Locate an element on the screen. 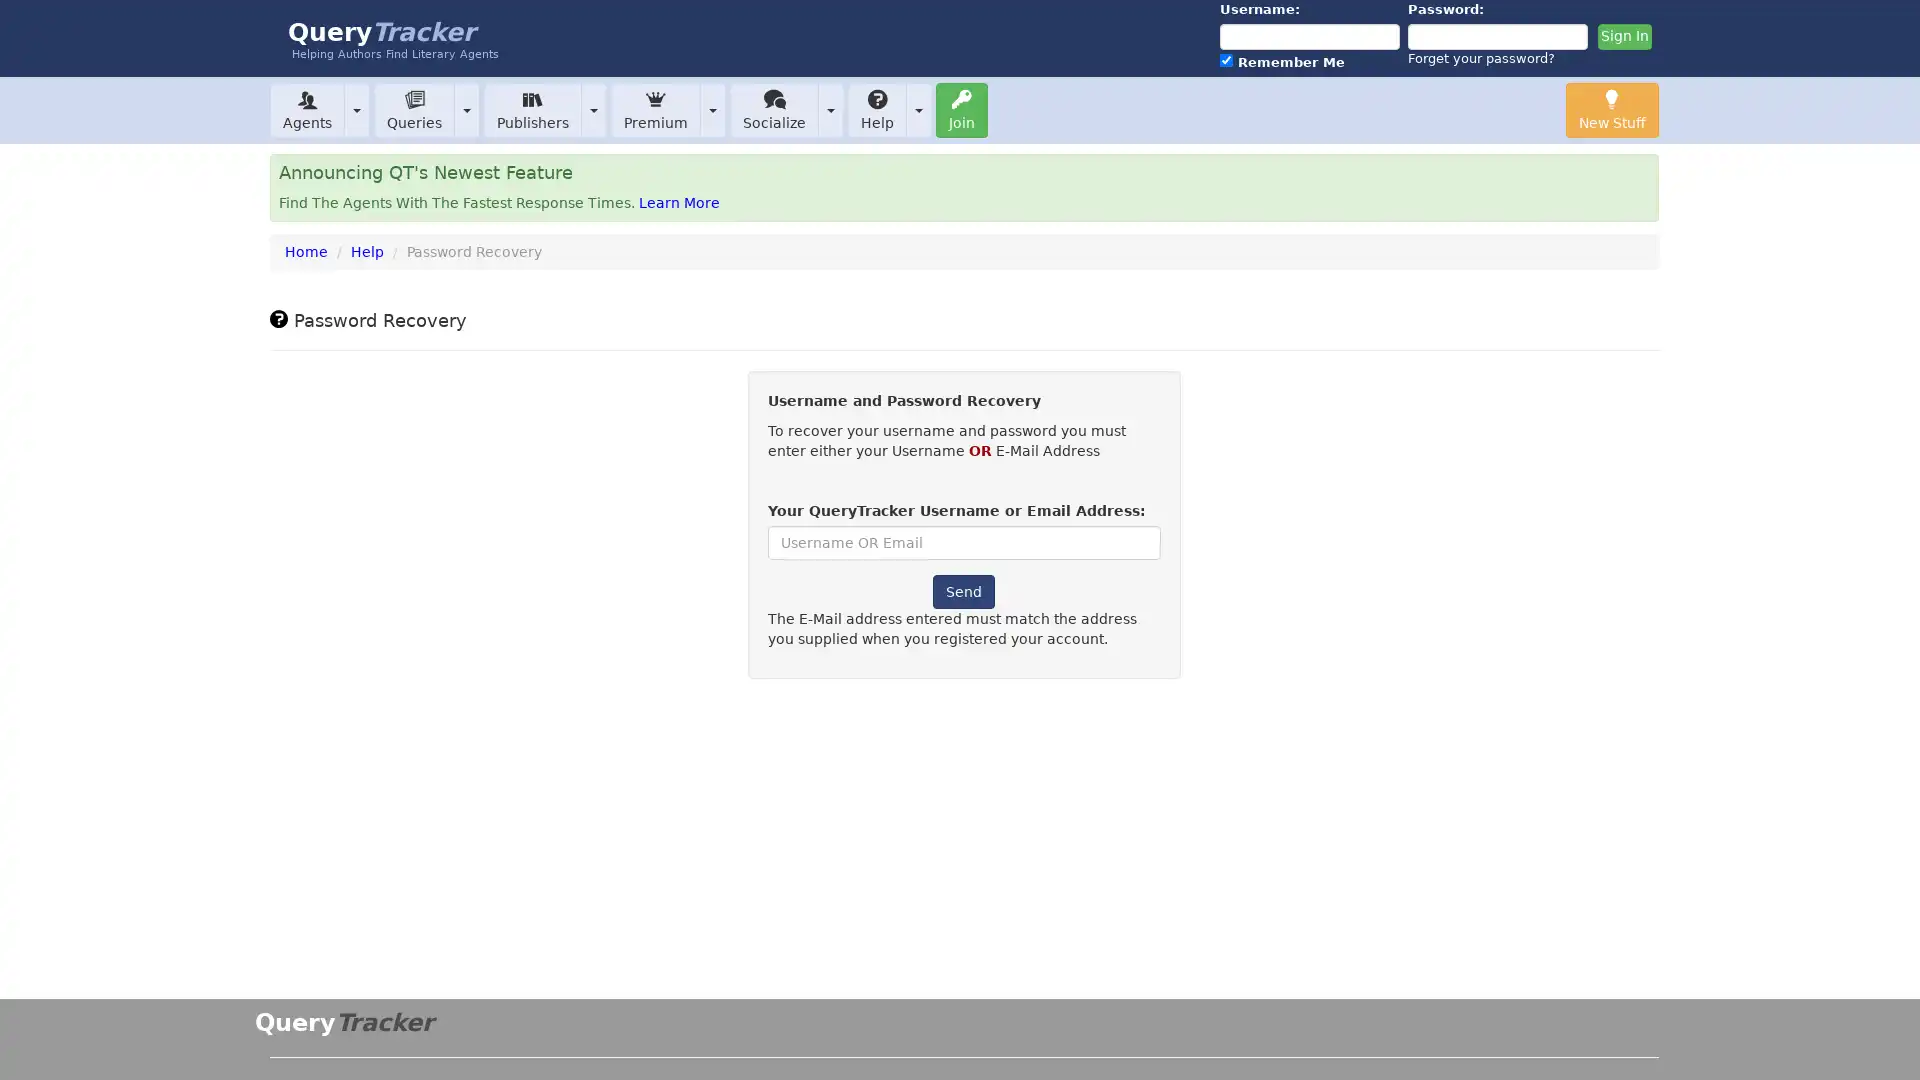 This screenshot has height=1080, width=1920. Toggle Dropdown is located at coordinates (356, 109).